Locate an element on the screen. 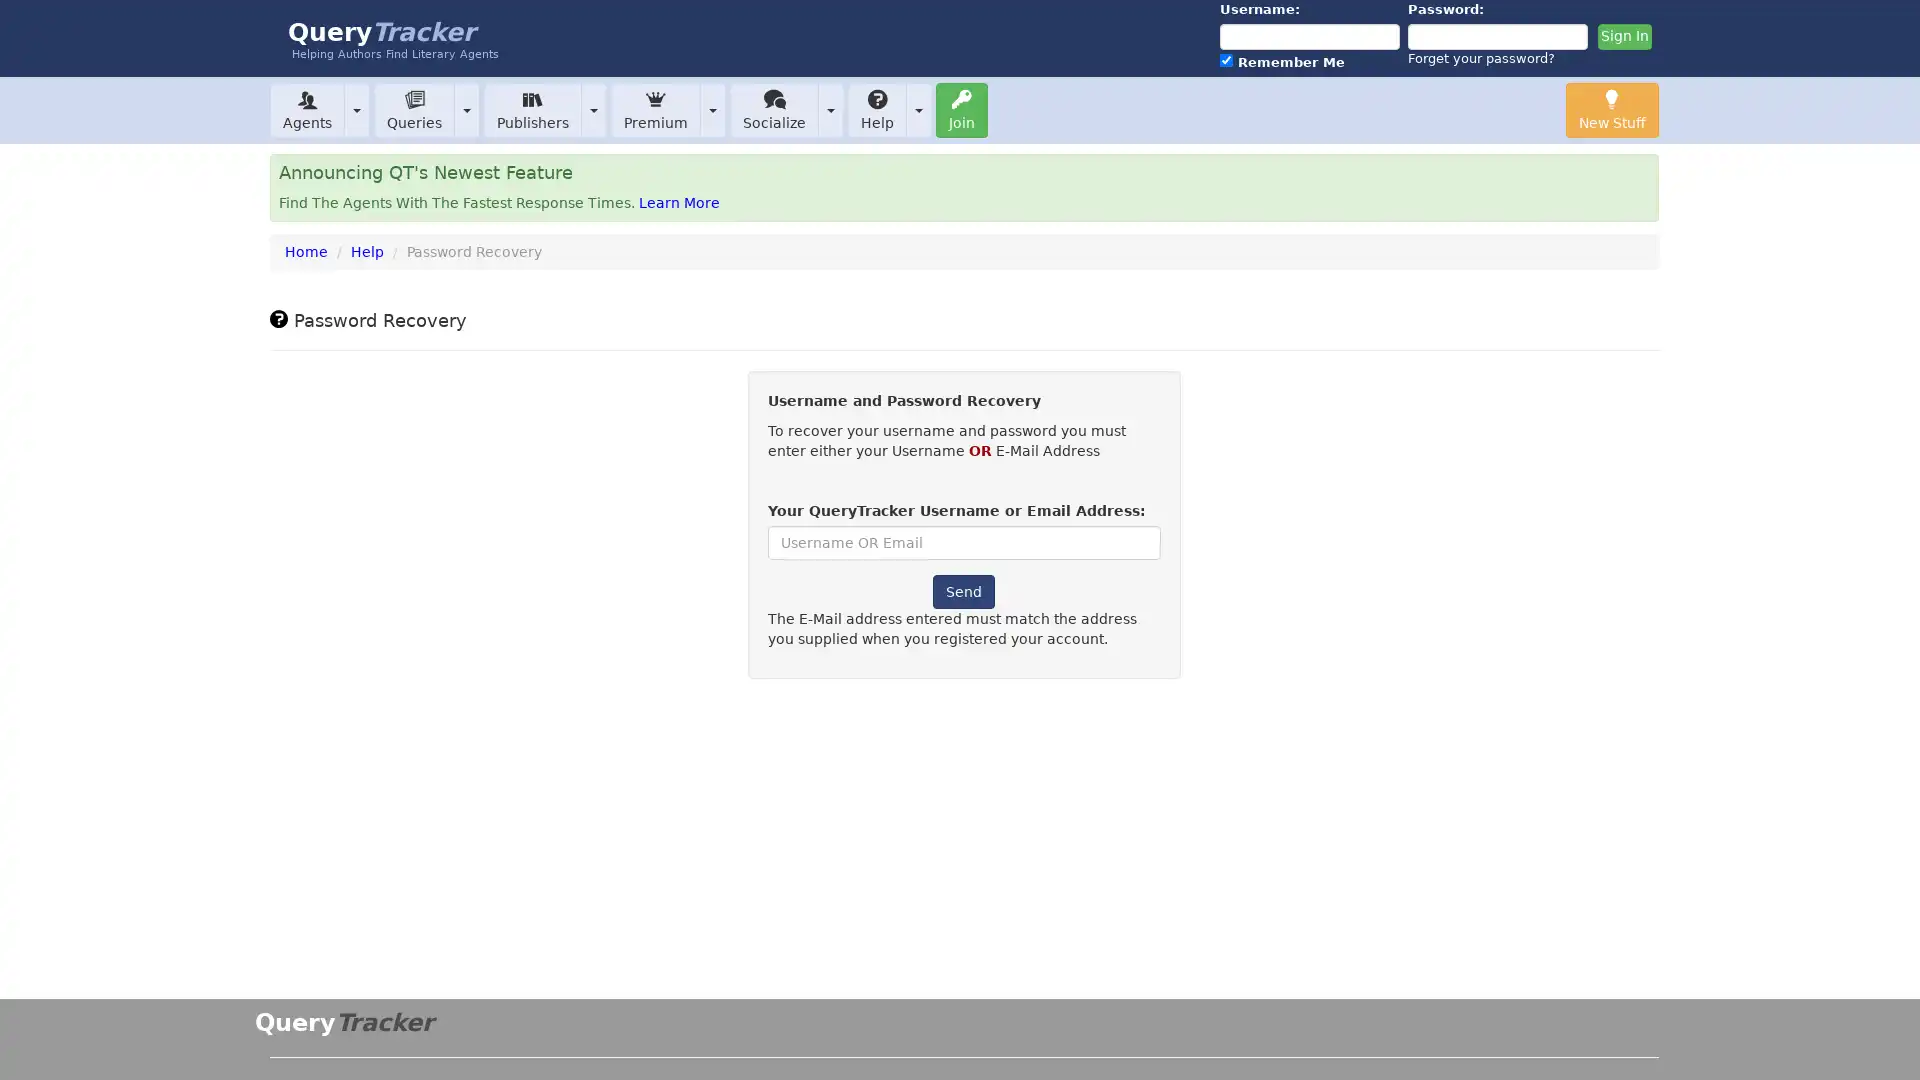 This screenshot has height=1080, width=1920. Toggle Dropdown is located at coordinates (356, 109).